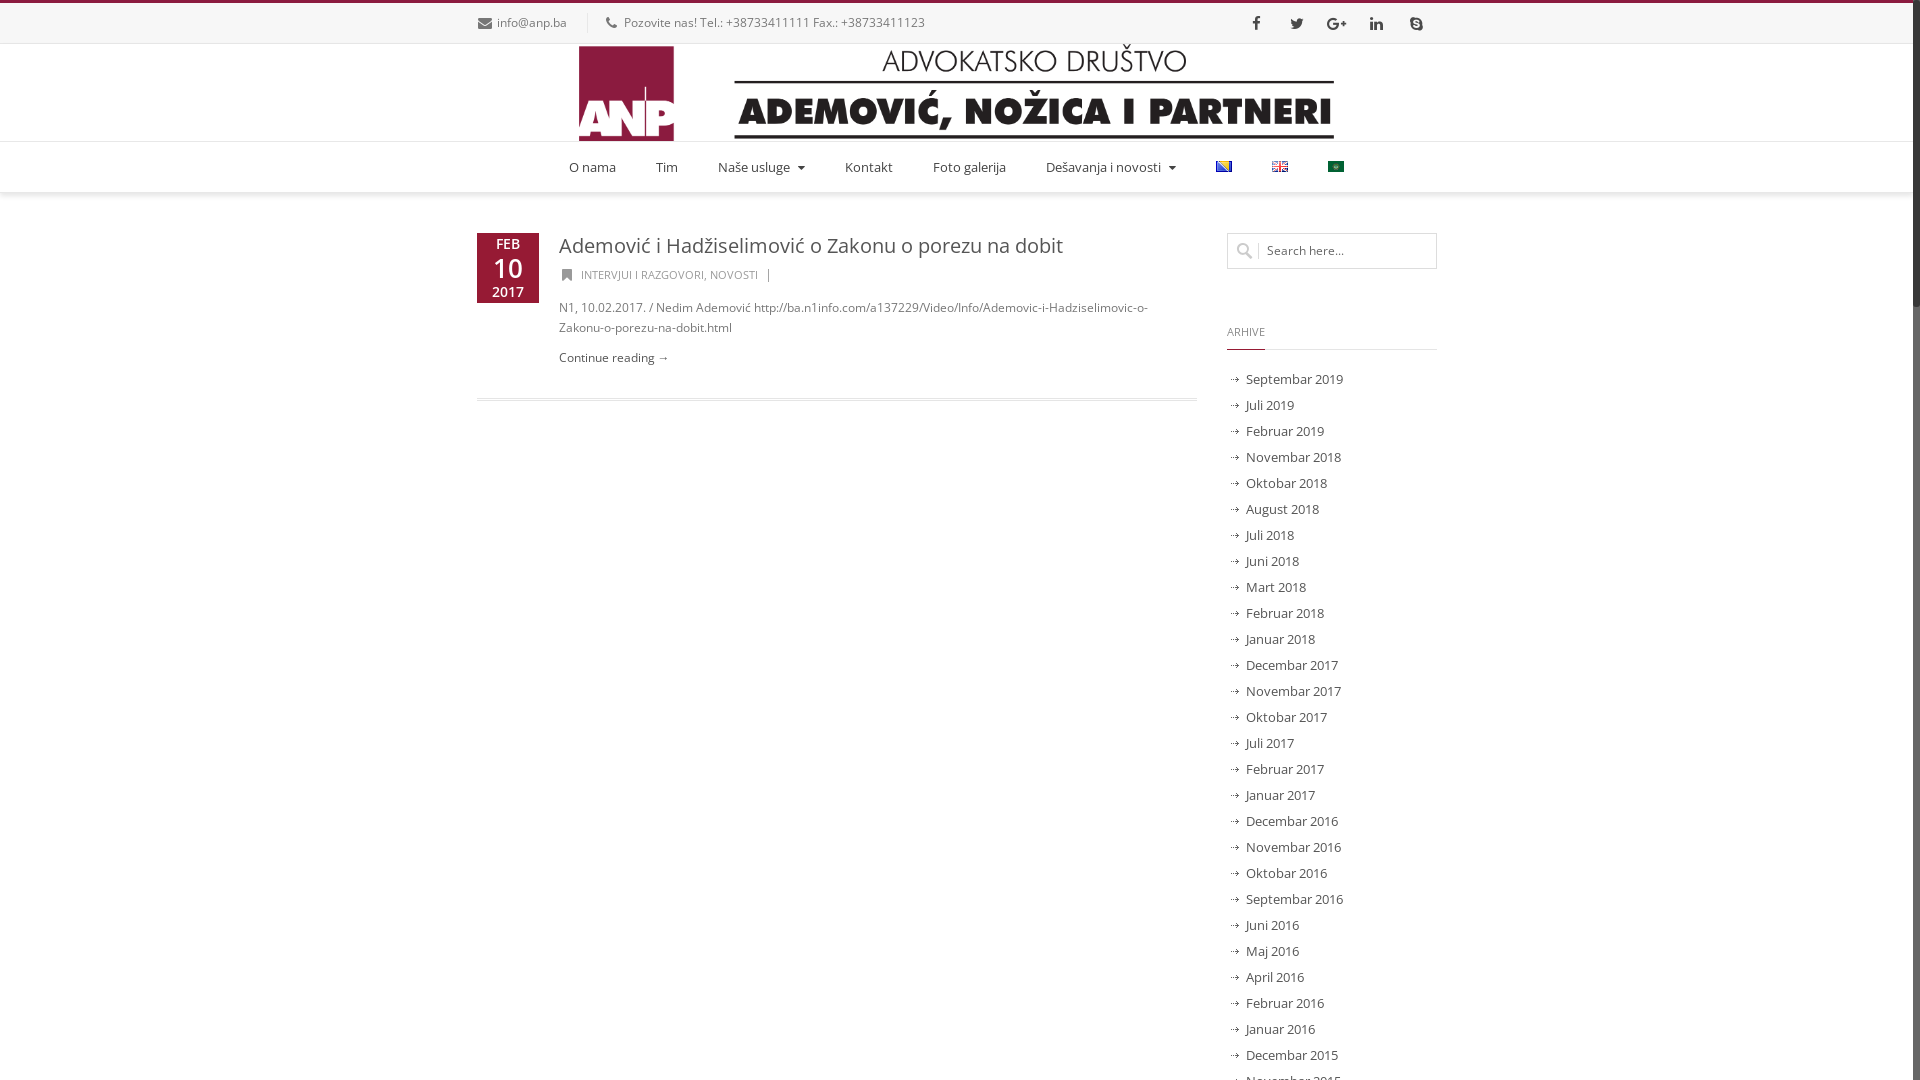 This screenshot has width=1920, height=1080. Describe the element at coordinates (1264, 560) in the screenshot. I see `'Juni 2018'` at that location.